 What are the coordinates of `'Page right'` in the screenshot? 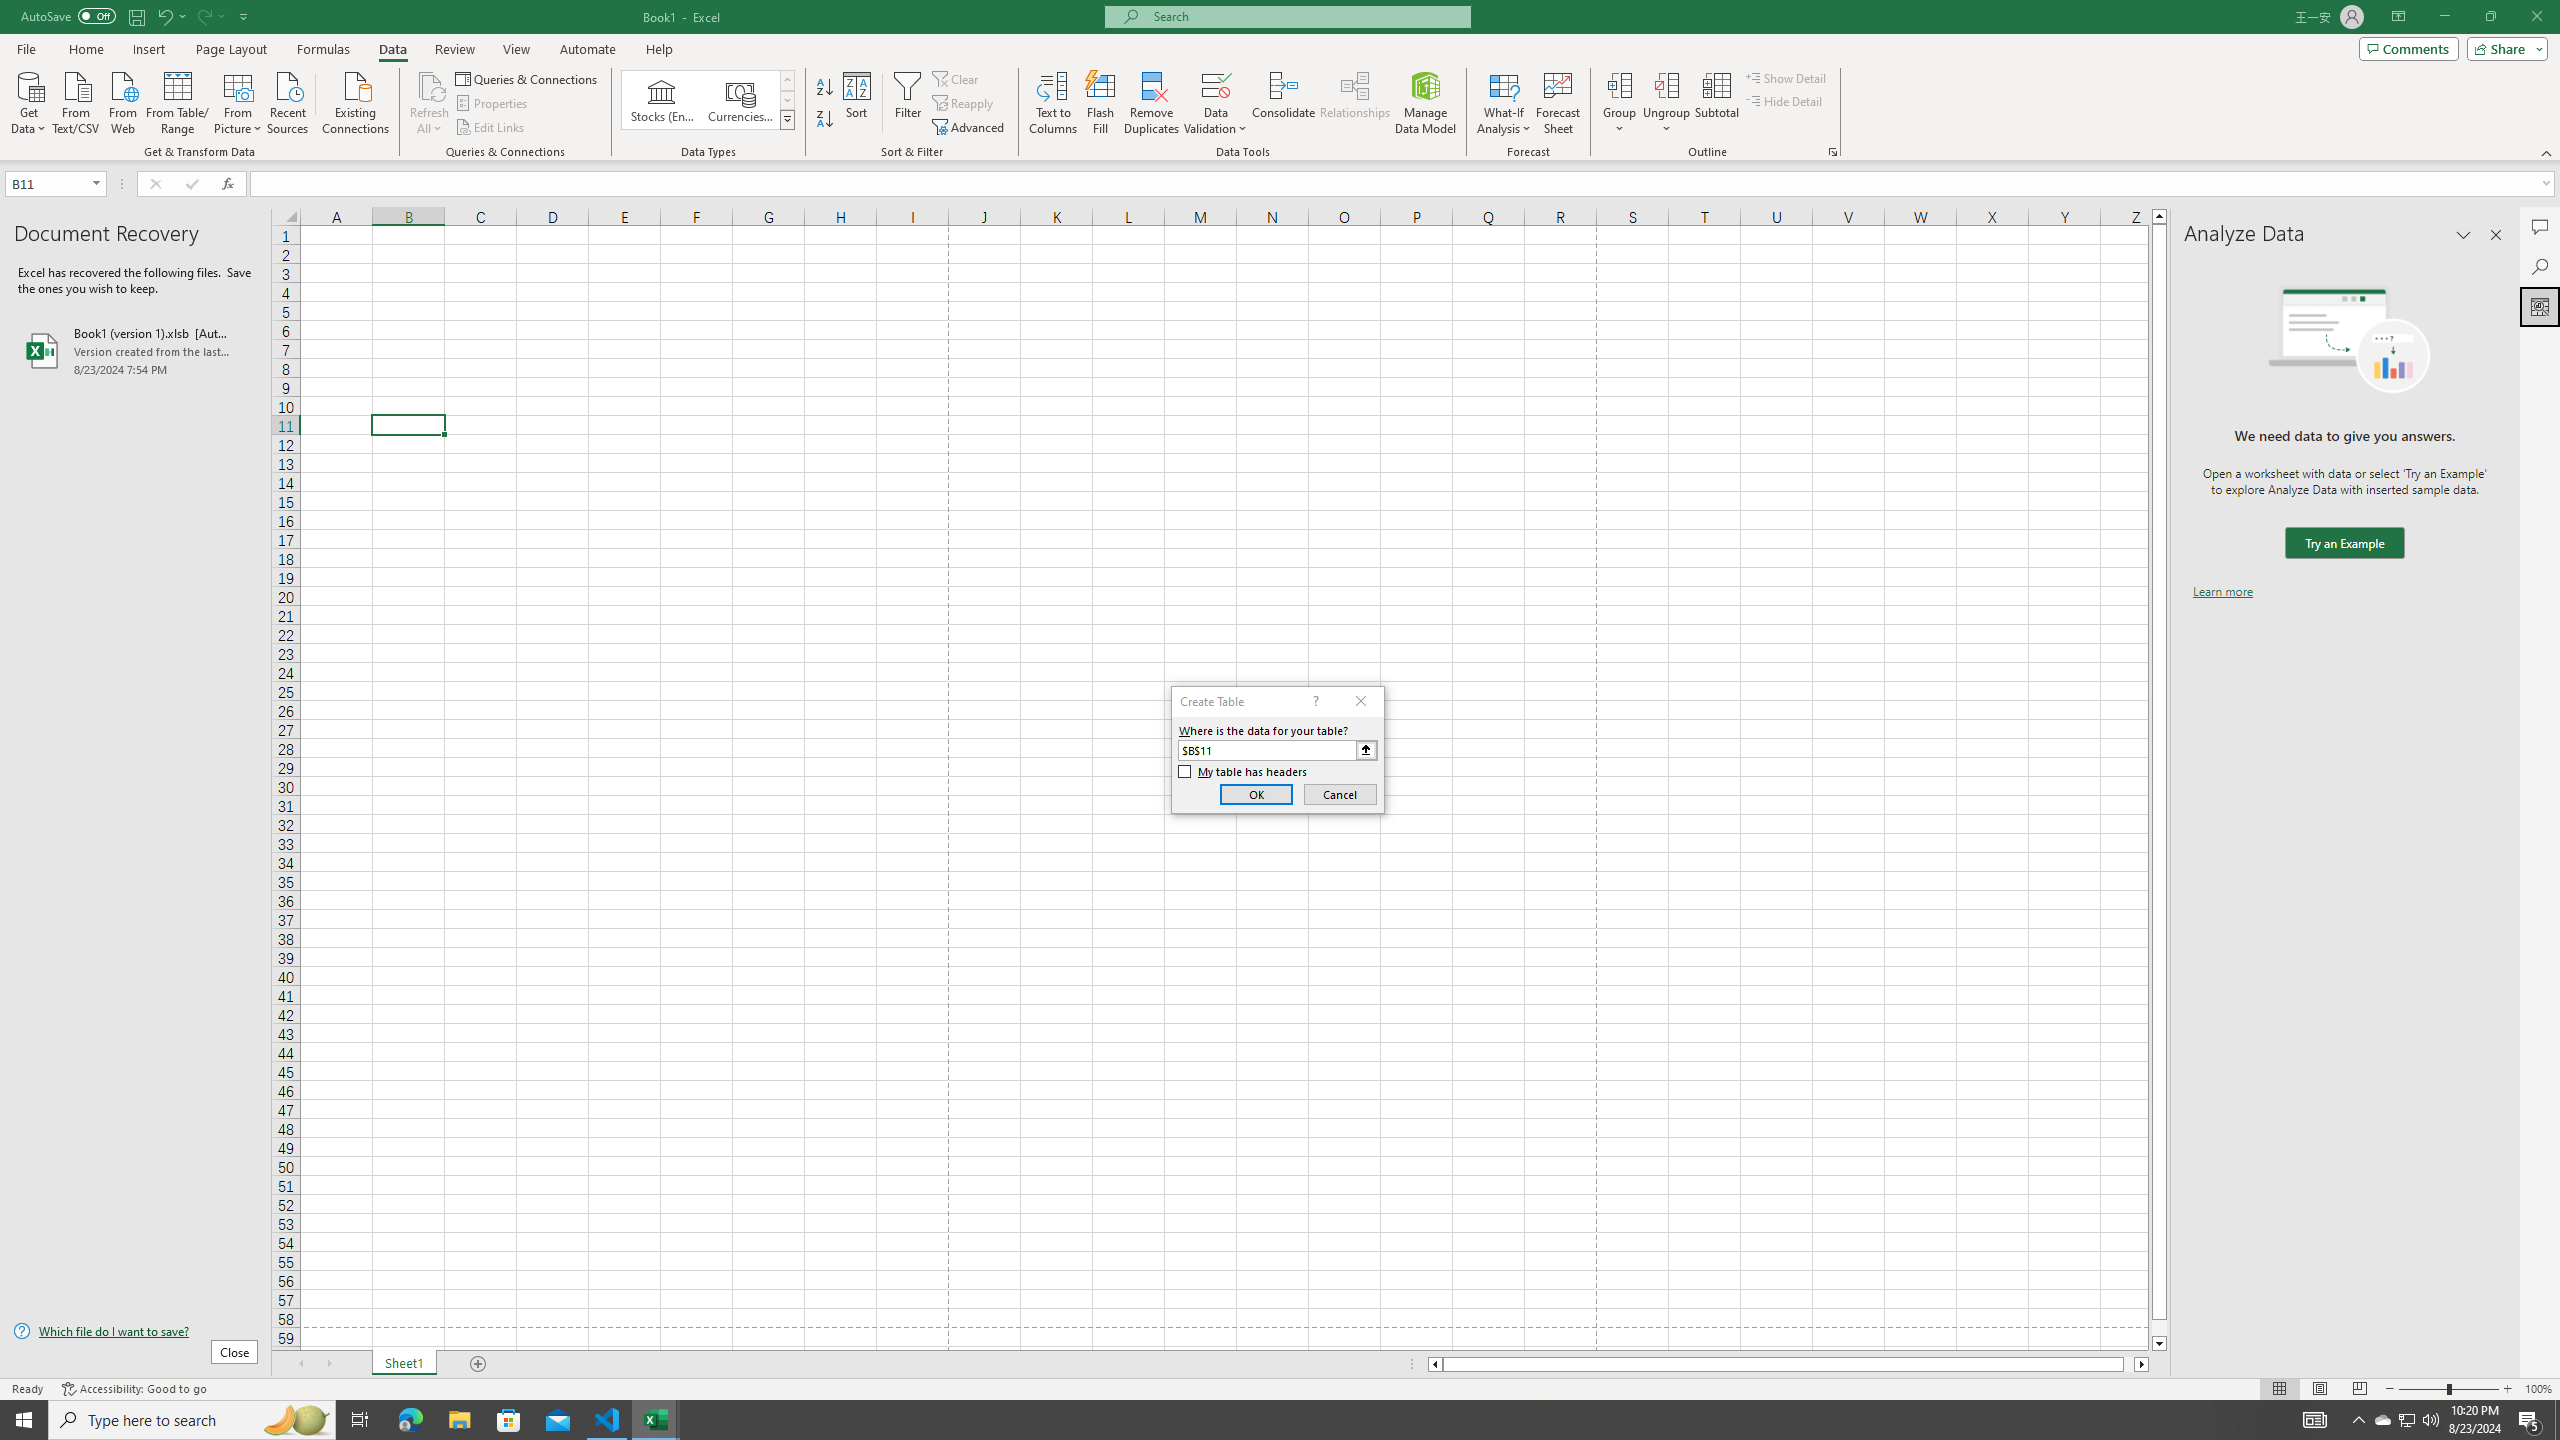 It's located at (2128, 1363).